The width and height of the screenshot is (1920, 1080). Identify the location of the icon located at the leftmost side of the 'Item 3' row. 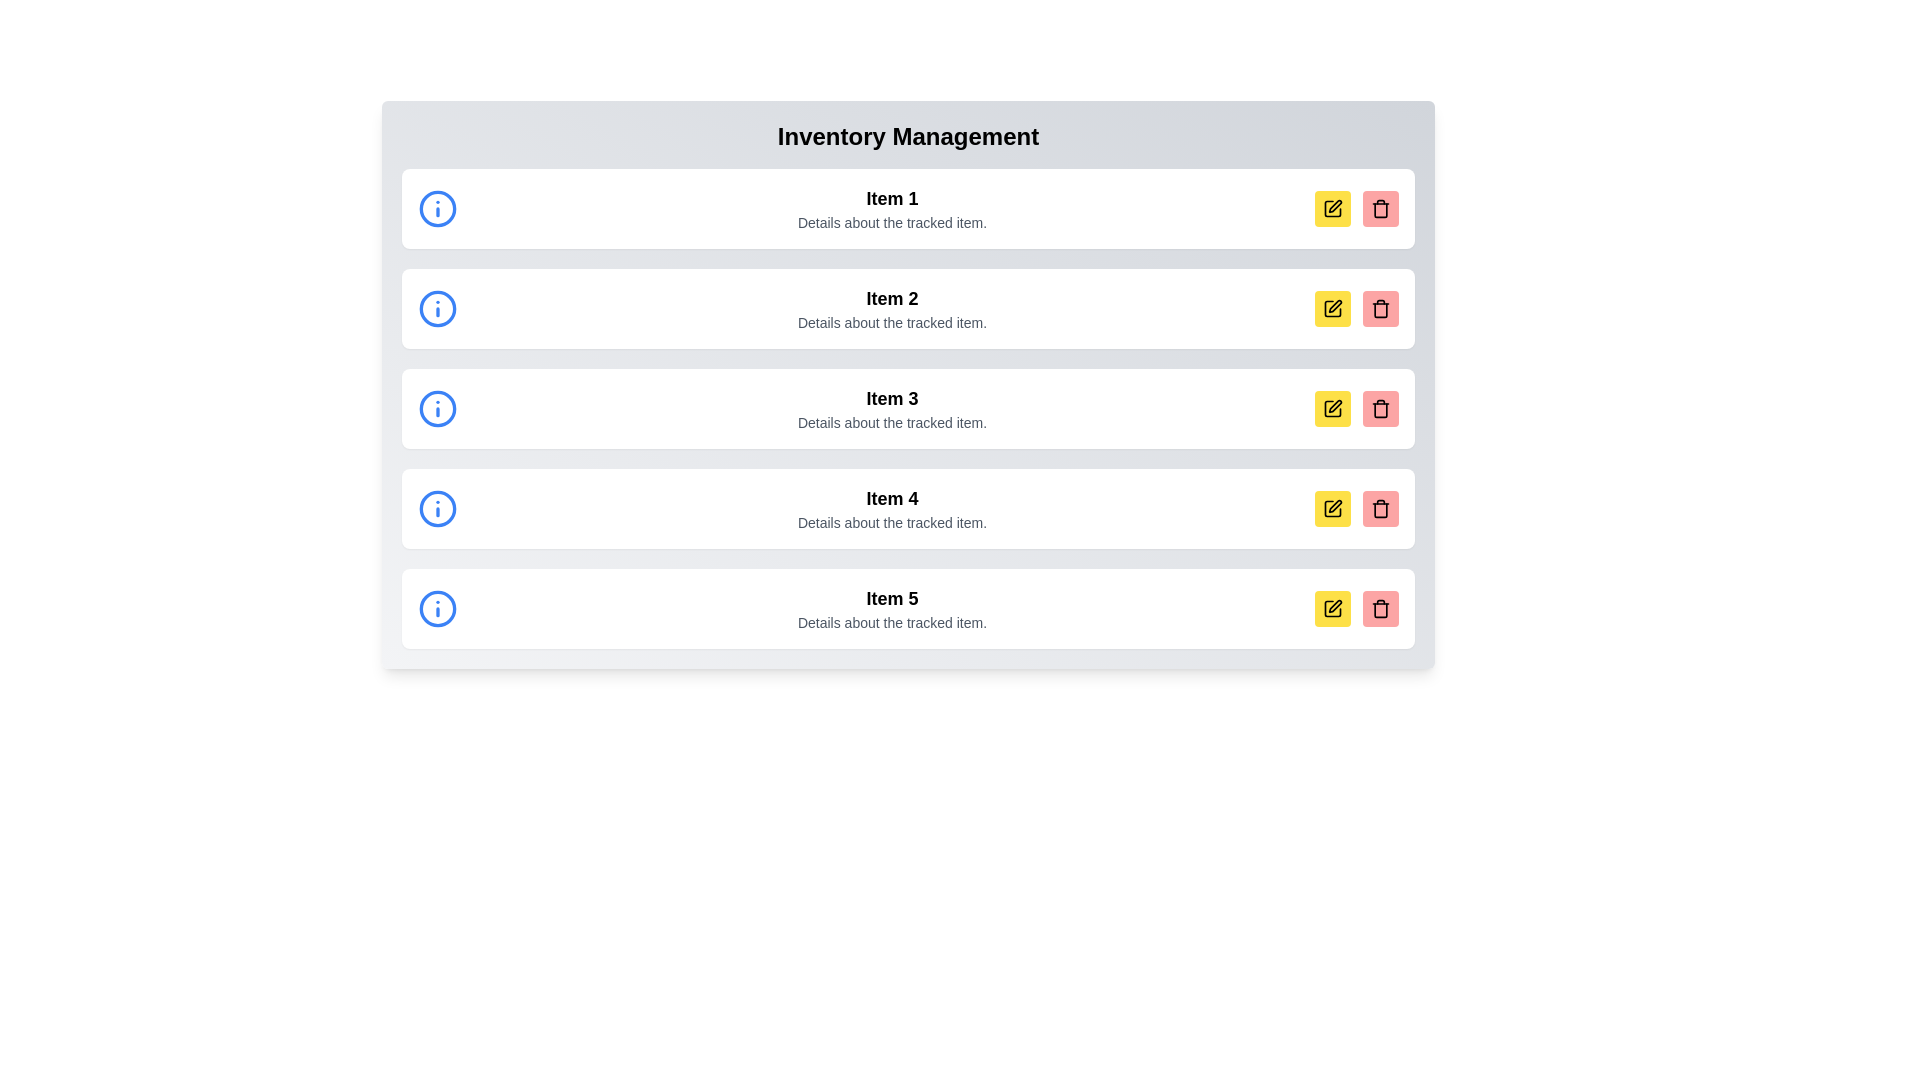
(436, 407).